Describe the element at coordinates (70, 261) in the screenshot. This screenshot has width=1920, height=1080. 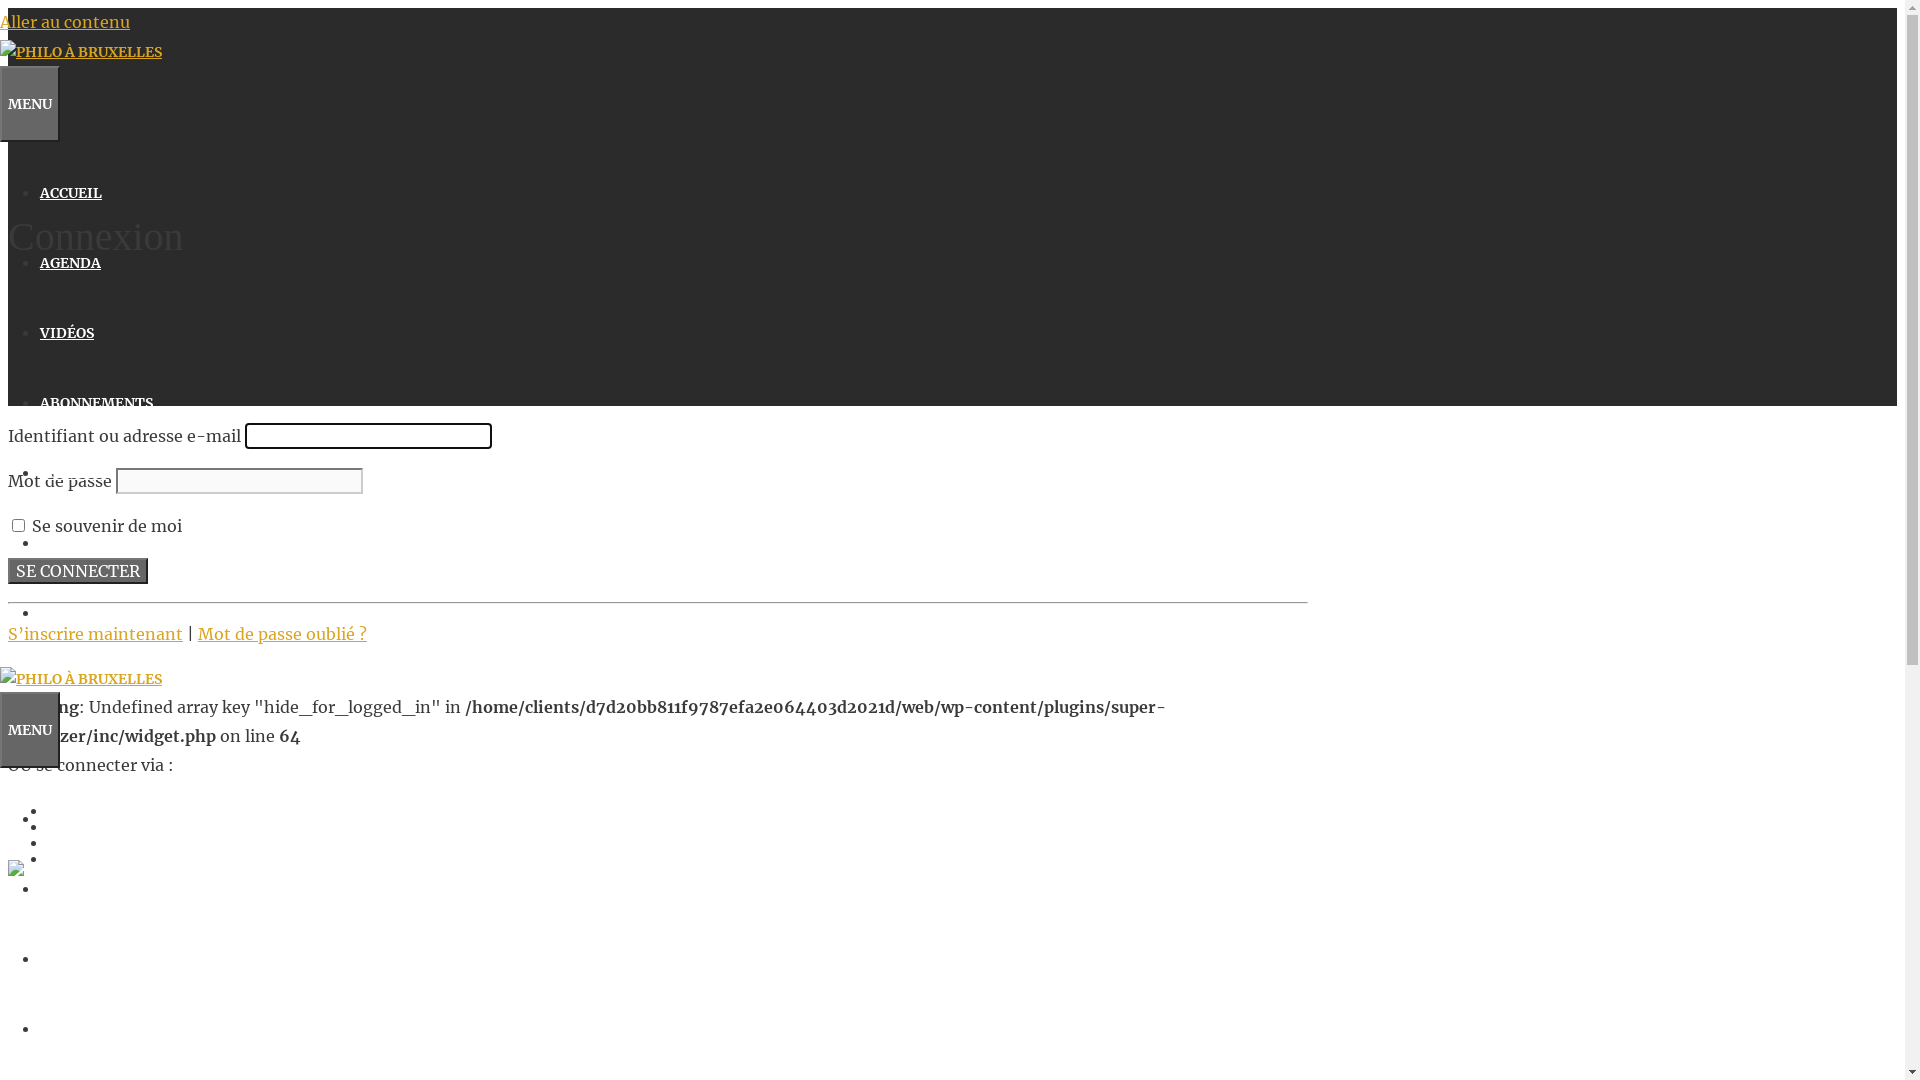
I see `'AGENDA'` at that location.